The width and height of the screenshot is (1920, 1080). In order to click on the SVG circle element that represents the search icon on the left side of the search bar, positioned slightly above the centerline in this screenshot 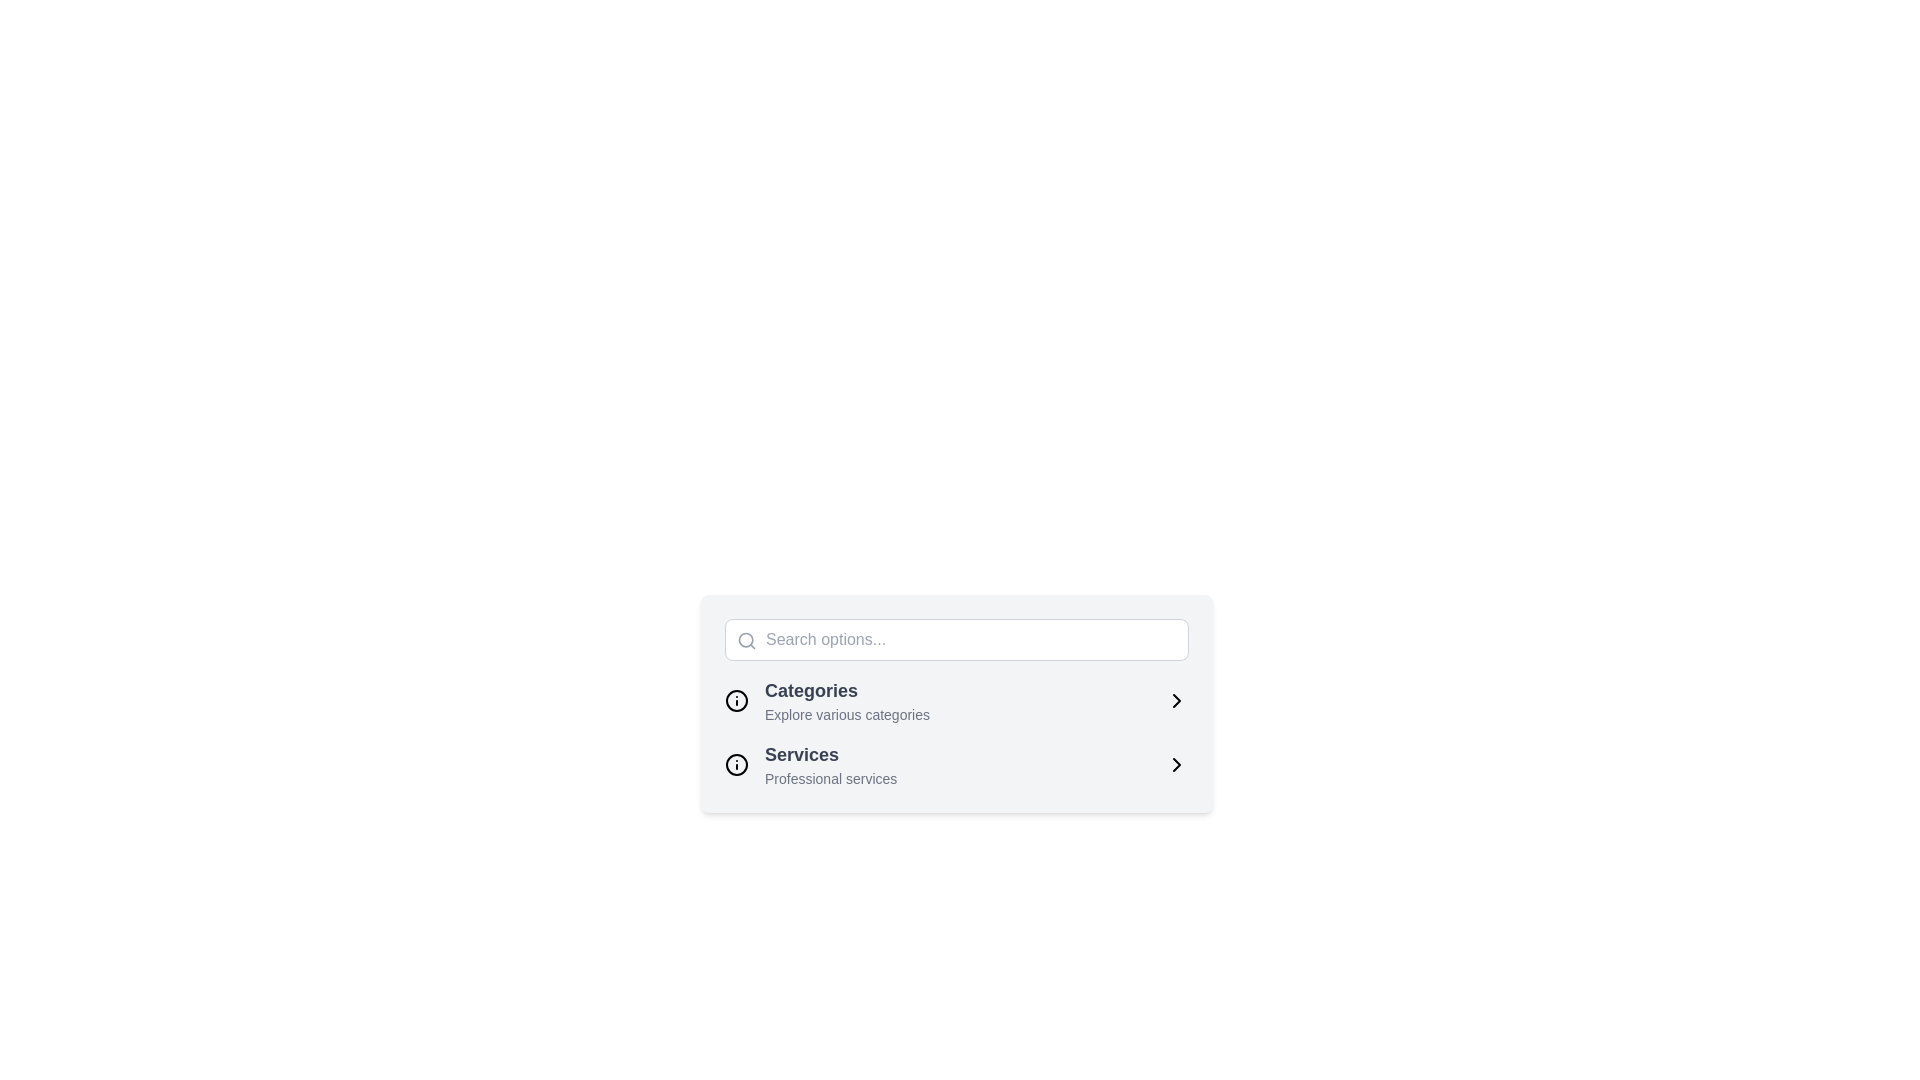, I will do `click(745, 640)`.